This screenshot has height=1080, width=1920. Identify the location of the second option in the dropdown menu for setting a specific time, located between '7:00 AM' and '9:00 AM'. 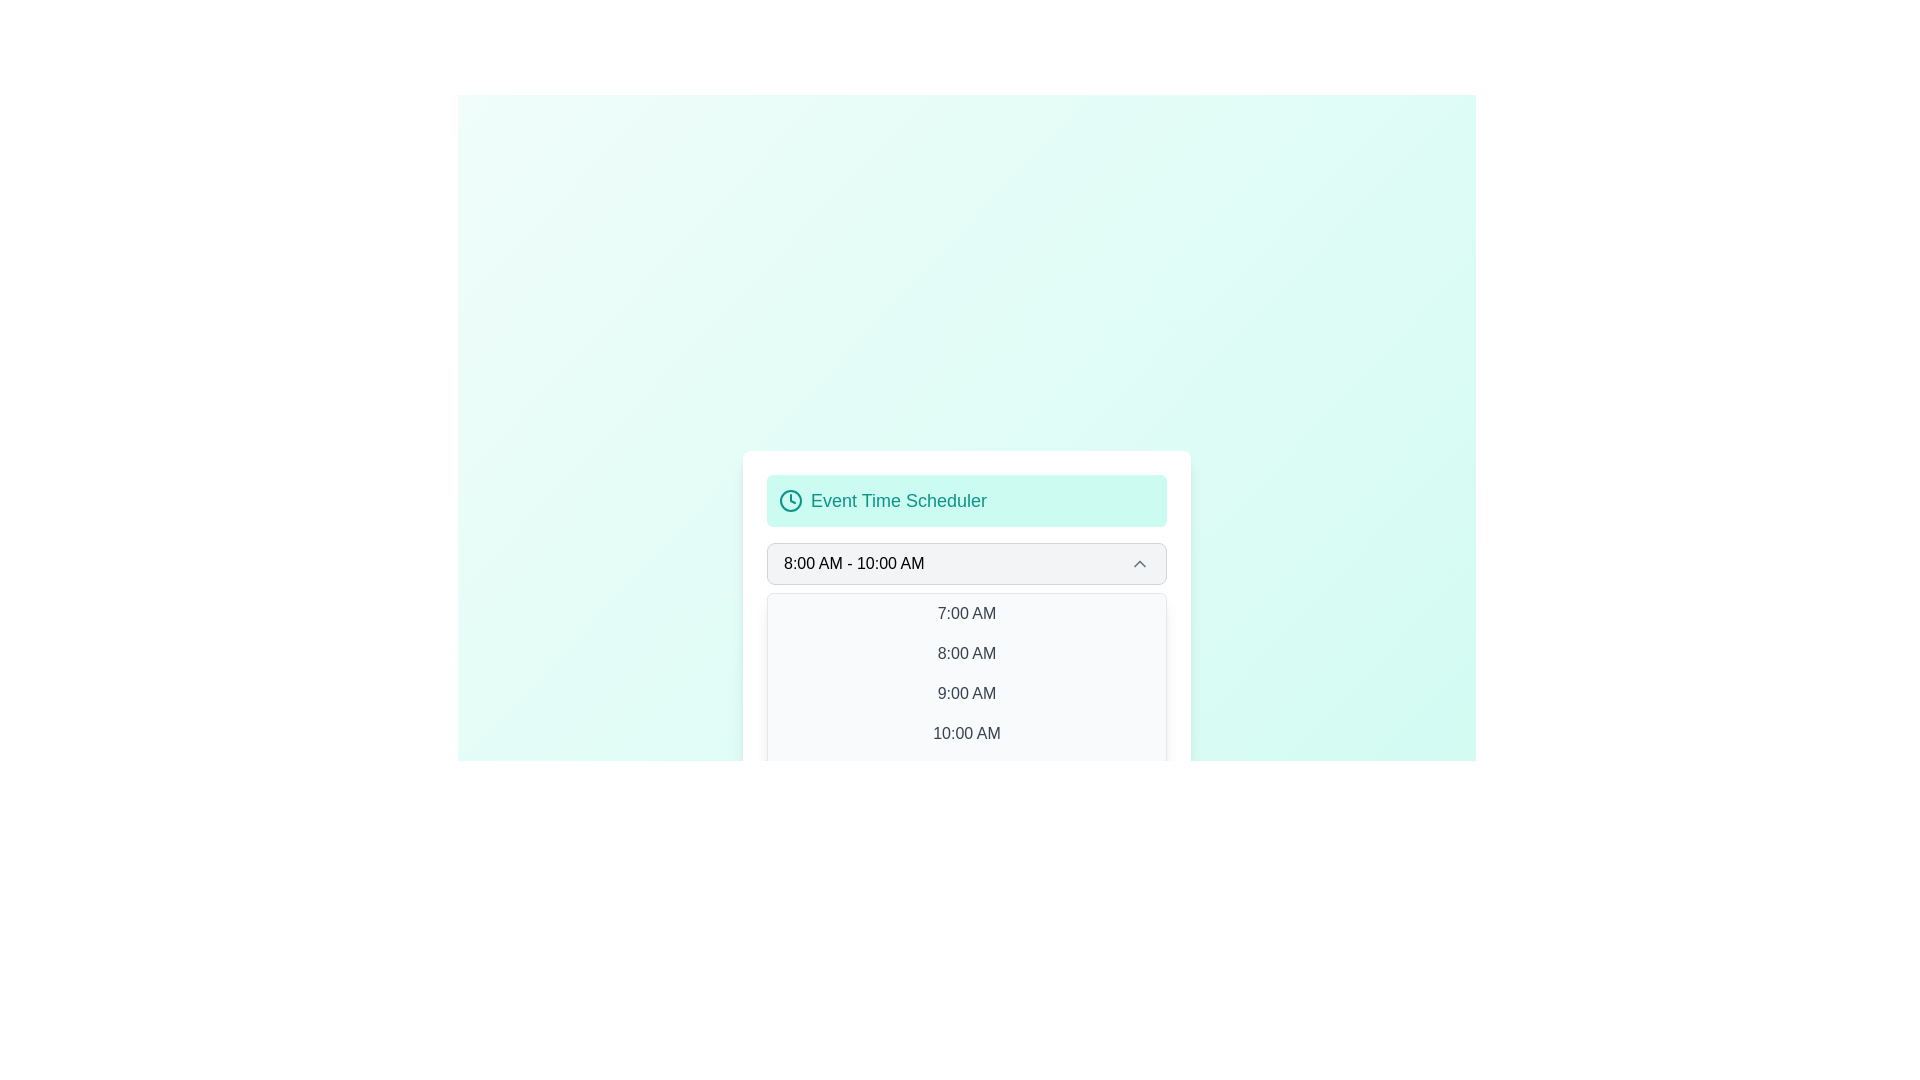
(966, 654).